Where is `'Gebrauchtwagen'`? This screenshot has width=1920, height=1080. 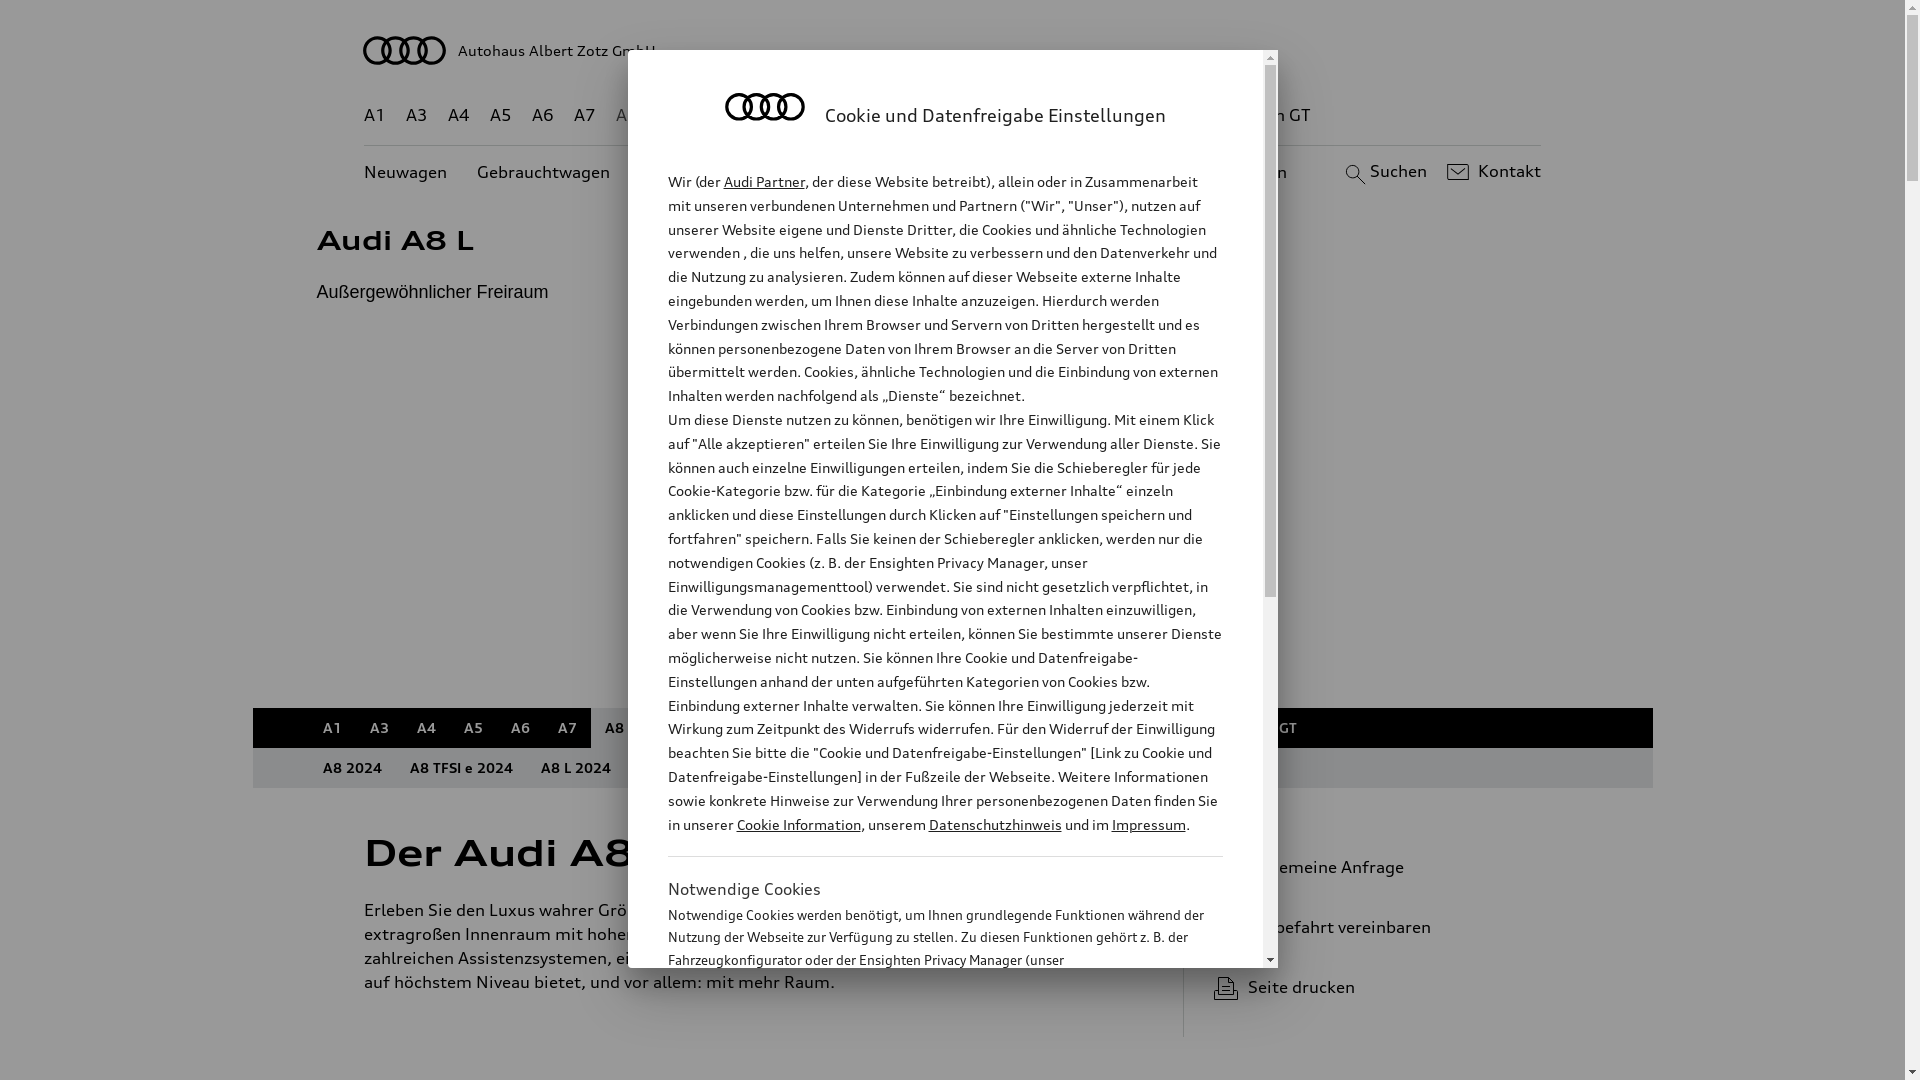
'Gebrauchtwagen' is located at coordinates (543, 171).